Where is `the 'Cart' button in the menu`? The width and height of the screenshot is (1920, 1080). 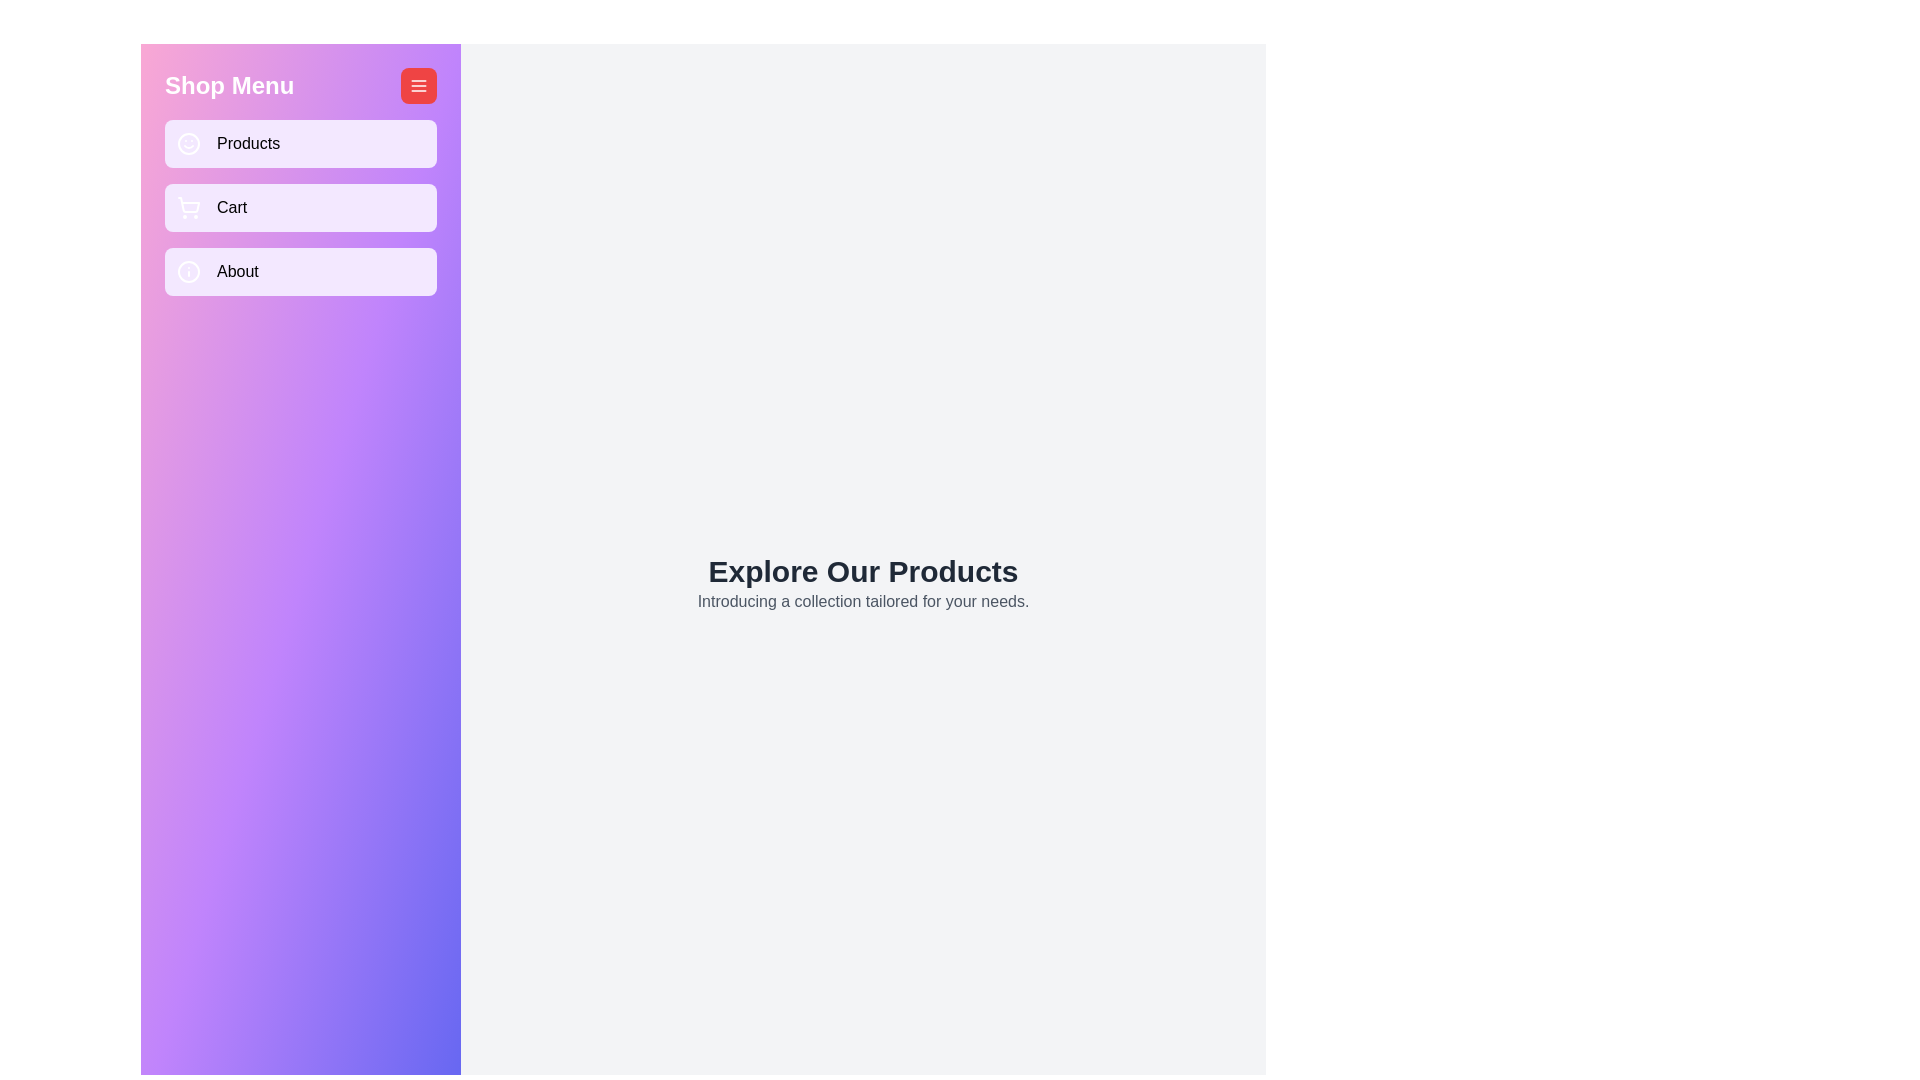
the 'Cart' button in the menu is located at coordinates (300, 208).